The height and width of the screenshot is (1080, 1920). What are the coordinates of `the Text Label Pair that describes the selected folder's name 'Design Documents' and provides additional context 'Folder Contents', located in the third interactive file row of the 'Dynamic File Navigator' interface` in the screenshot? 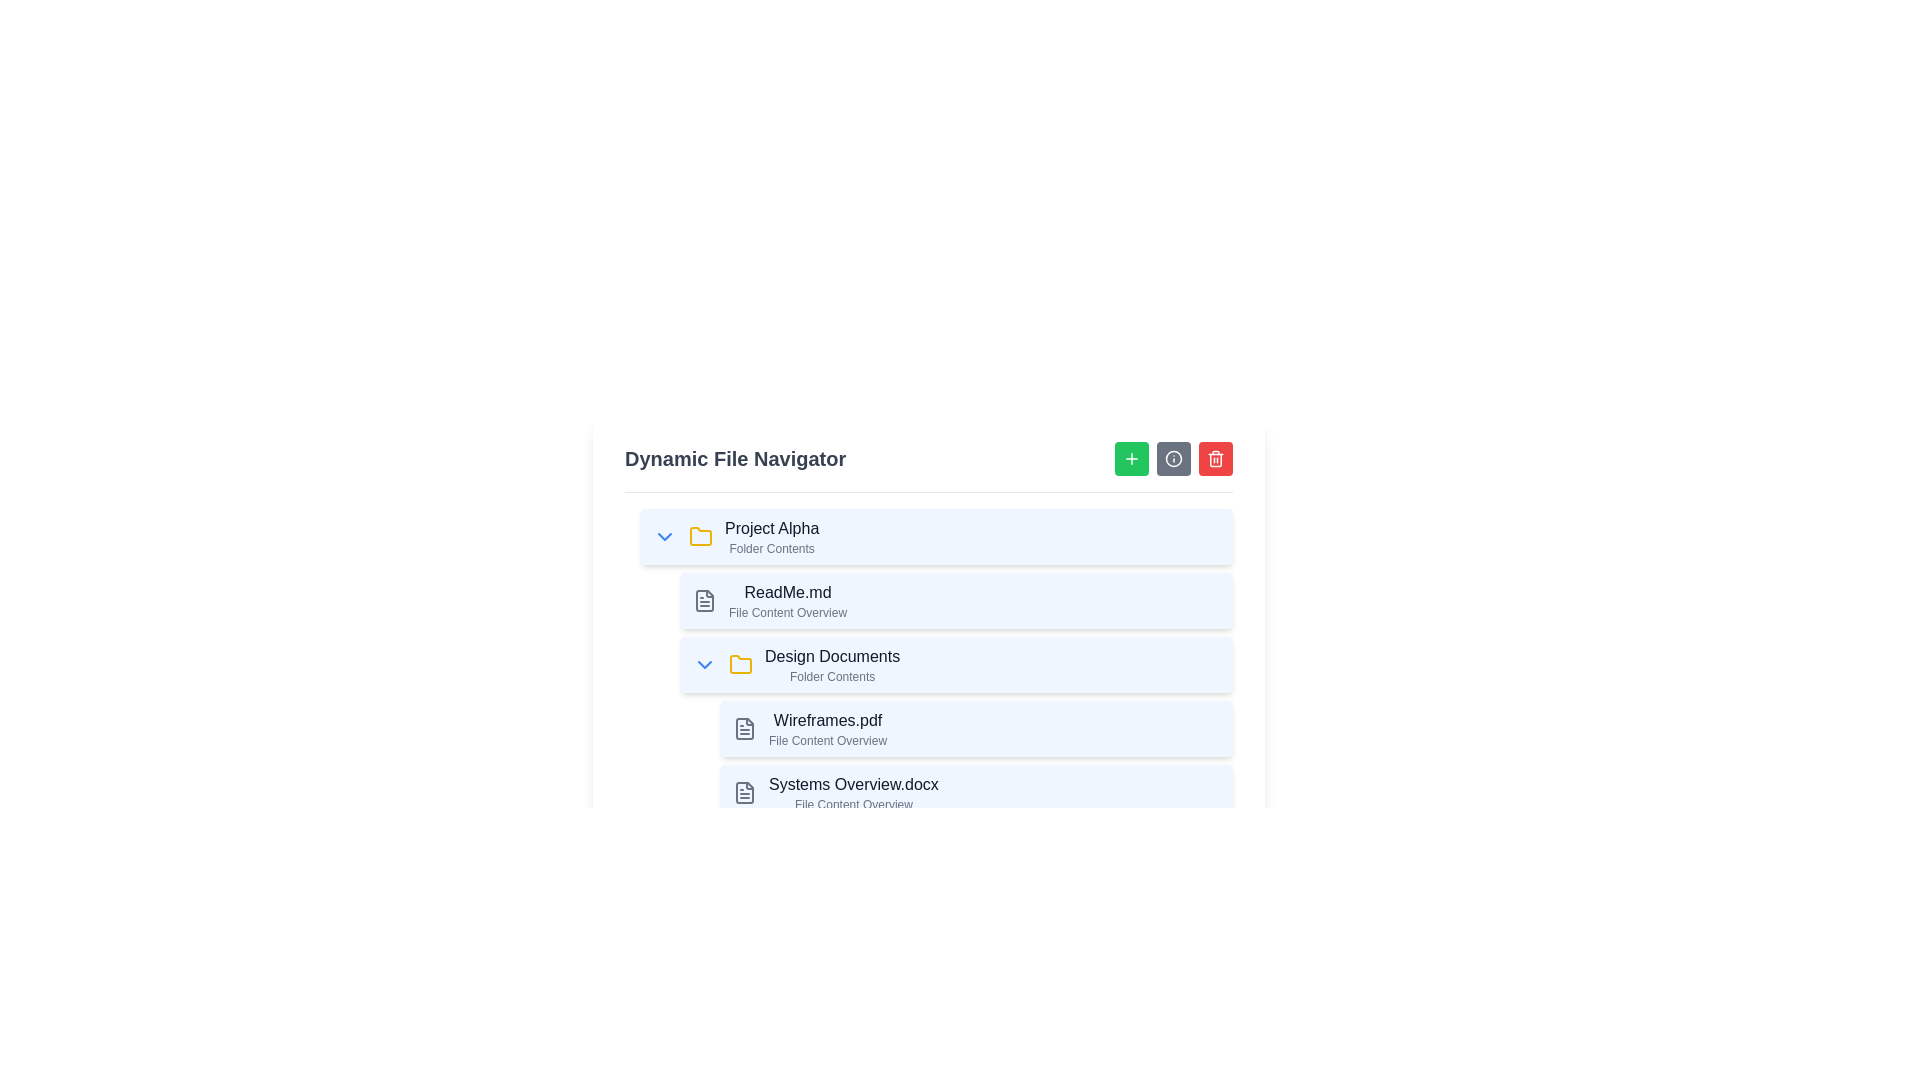 It's located at (832, 664).